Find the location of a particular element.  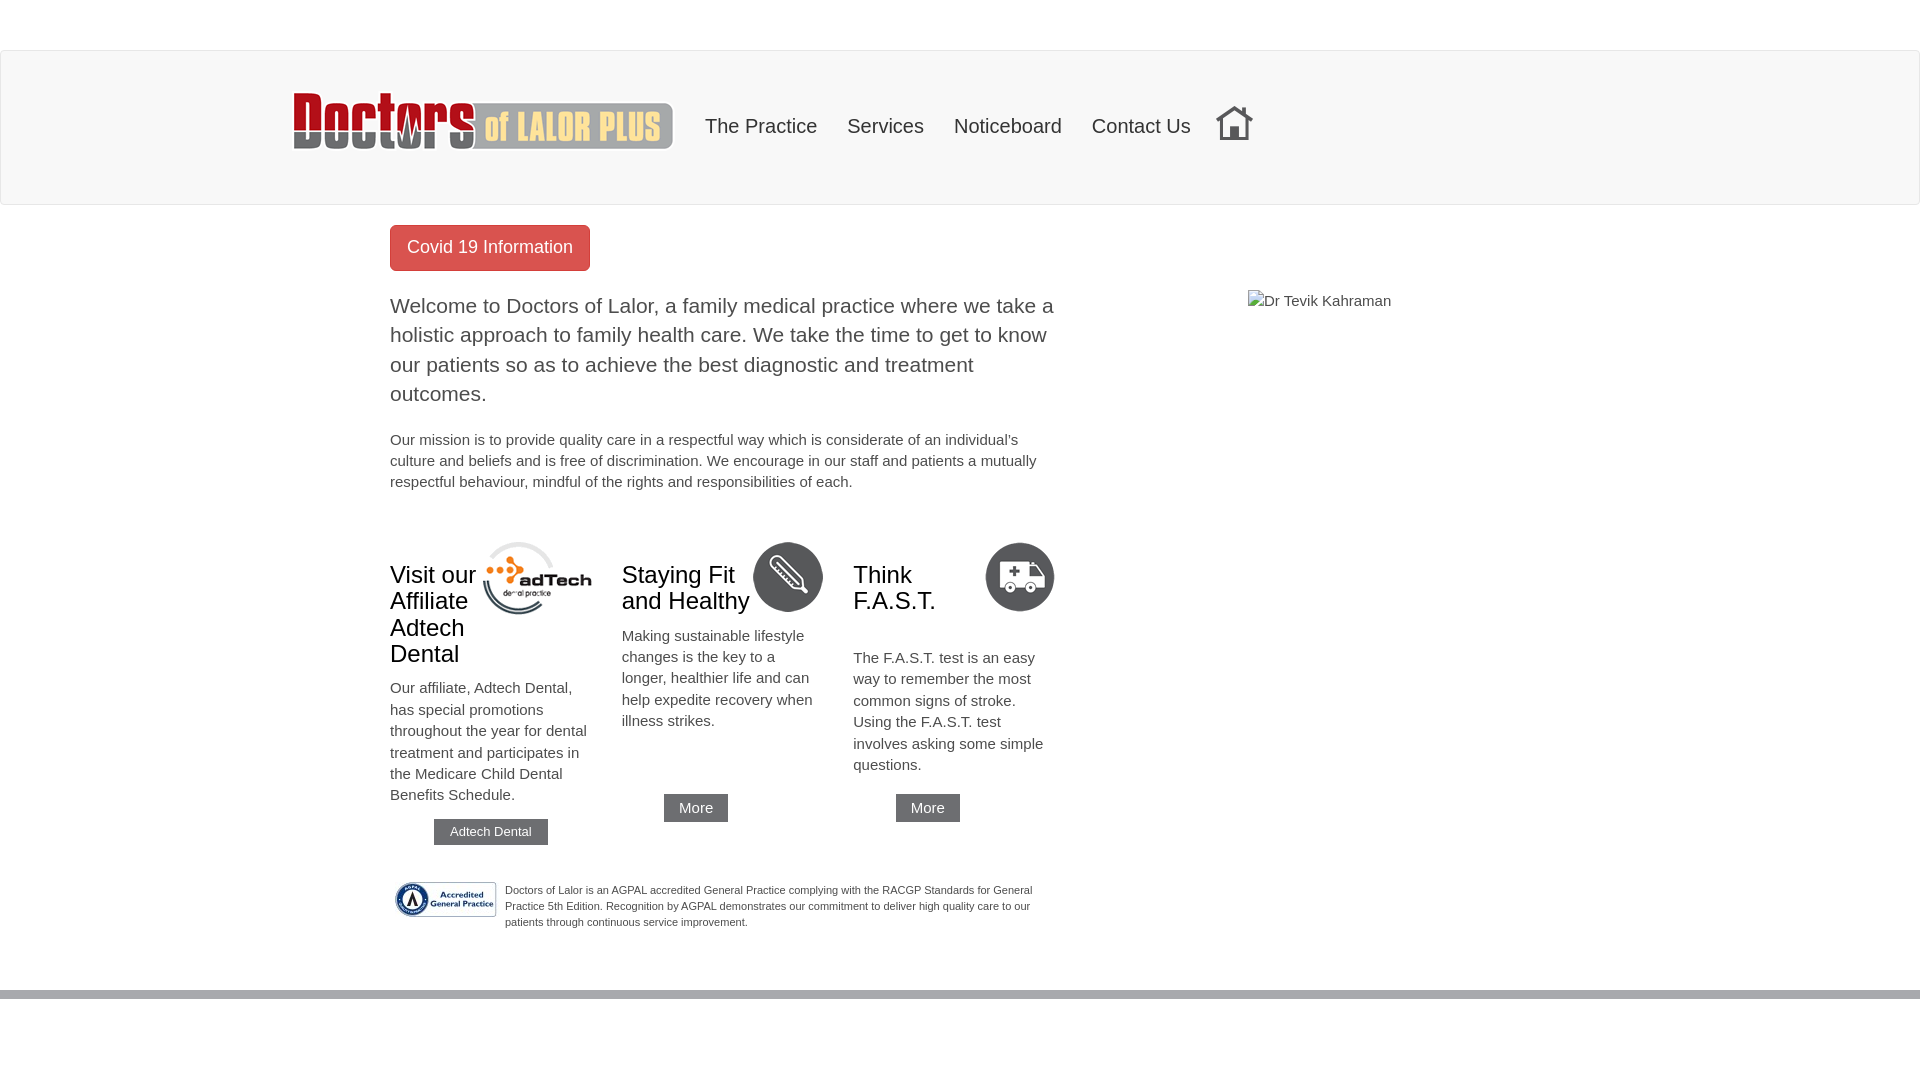

'More' is located at coordinates (895, 806).